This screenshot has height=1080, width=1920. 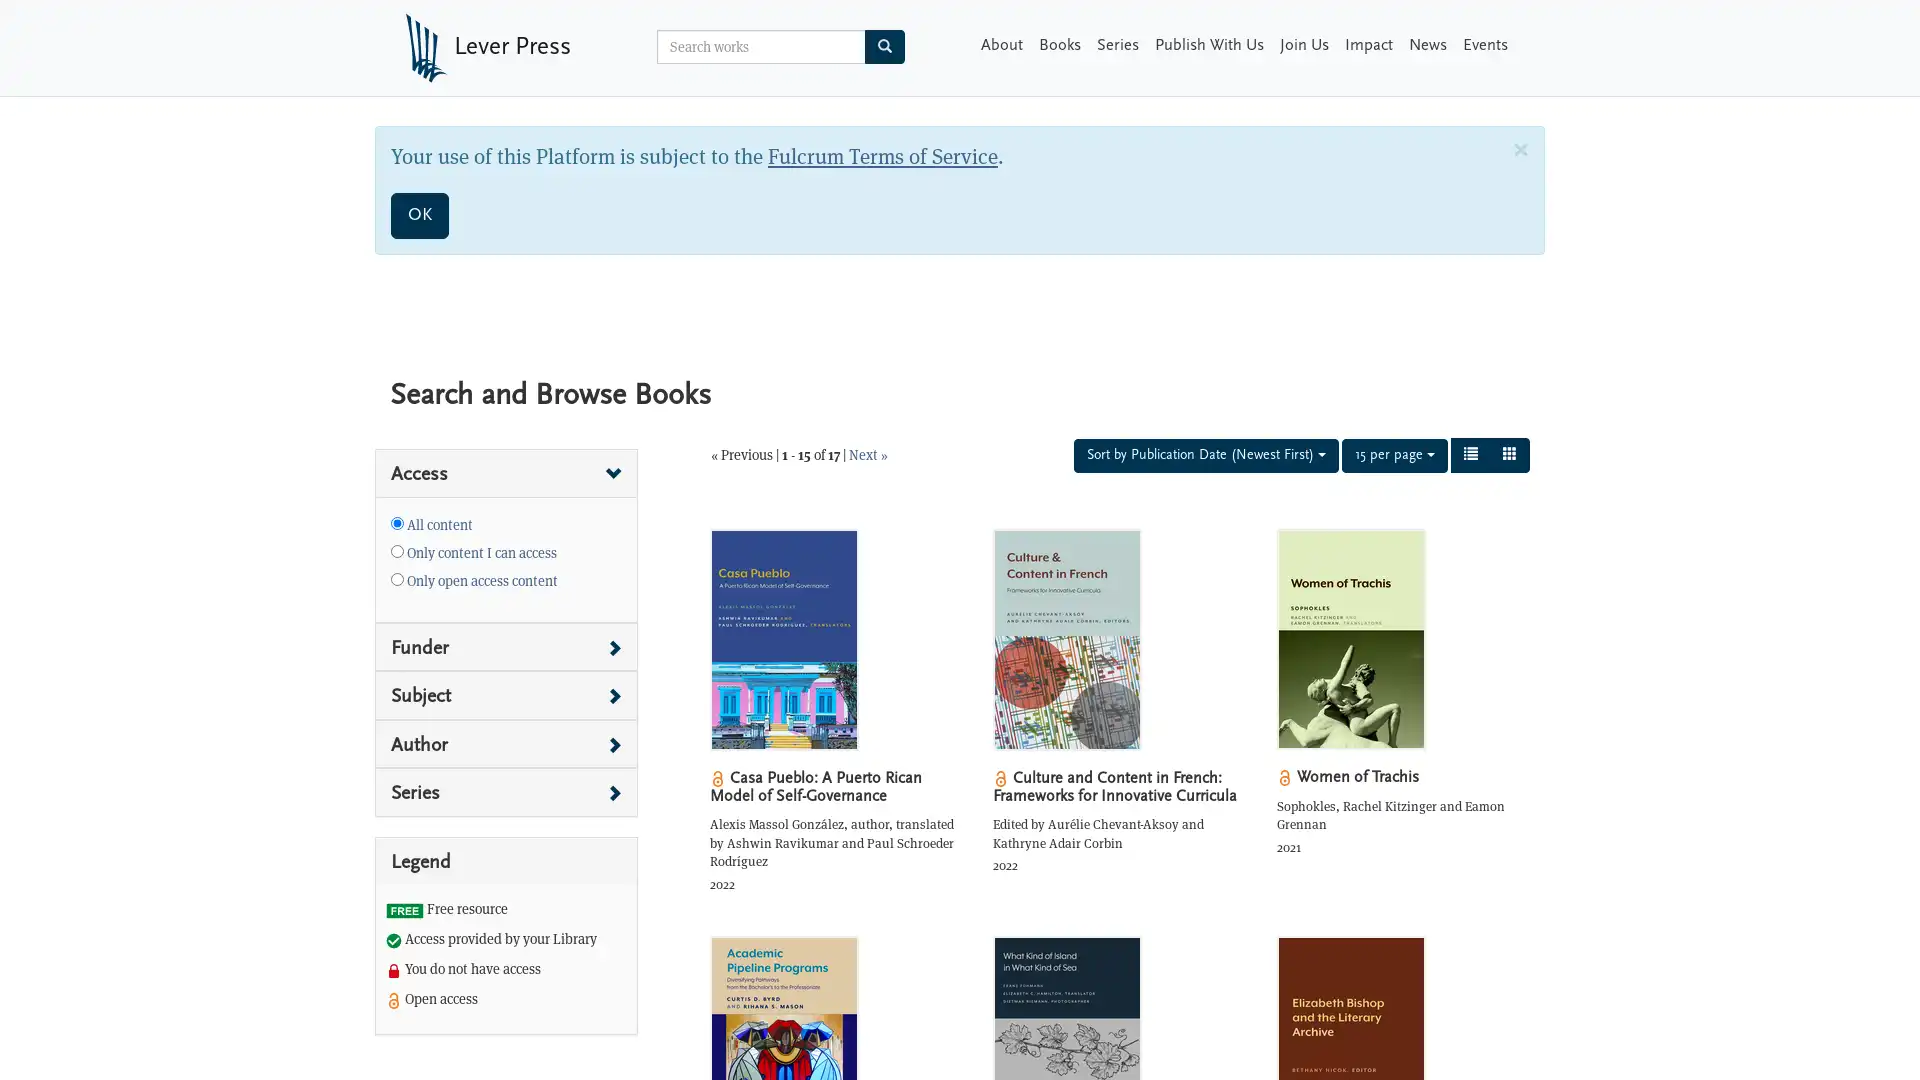 I want to click on Sort by Publication Date (Newest First), so click(x=1205, y=455).